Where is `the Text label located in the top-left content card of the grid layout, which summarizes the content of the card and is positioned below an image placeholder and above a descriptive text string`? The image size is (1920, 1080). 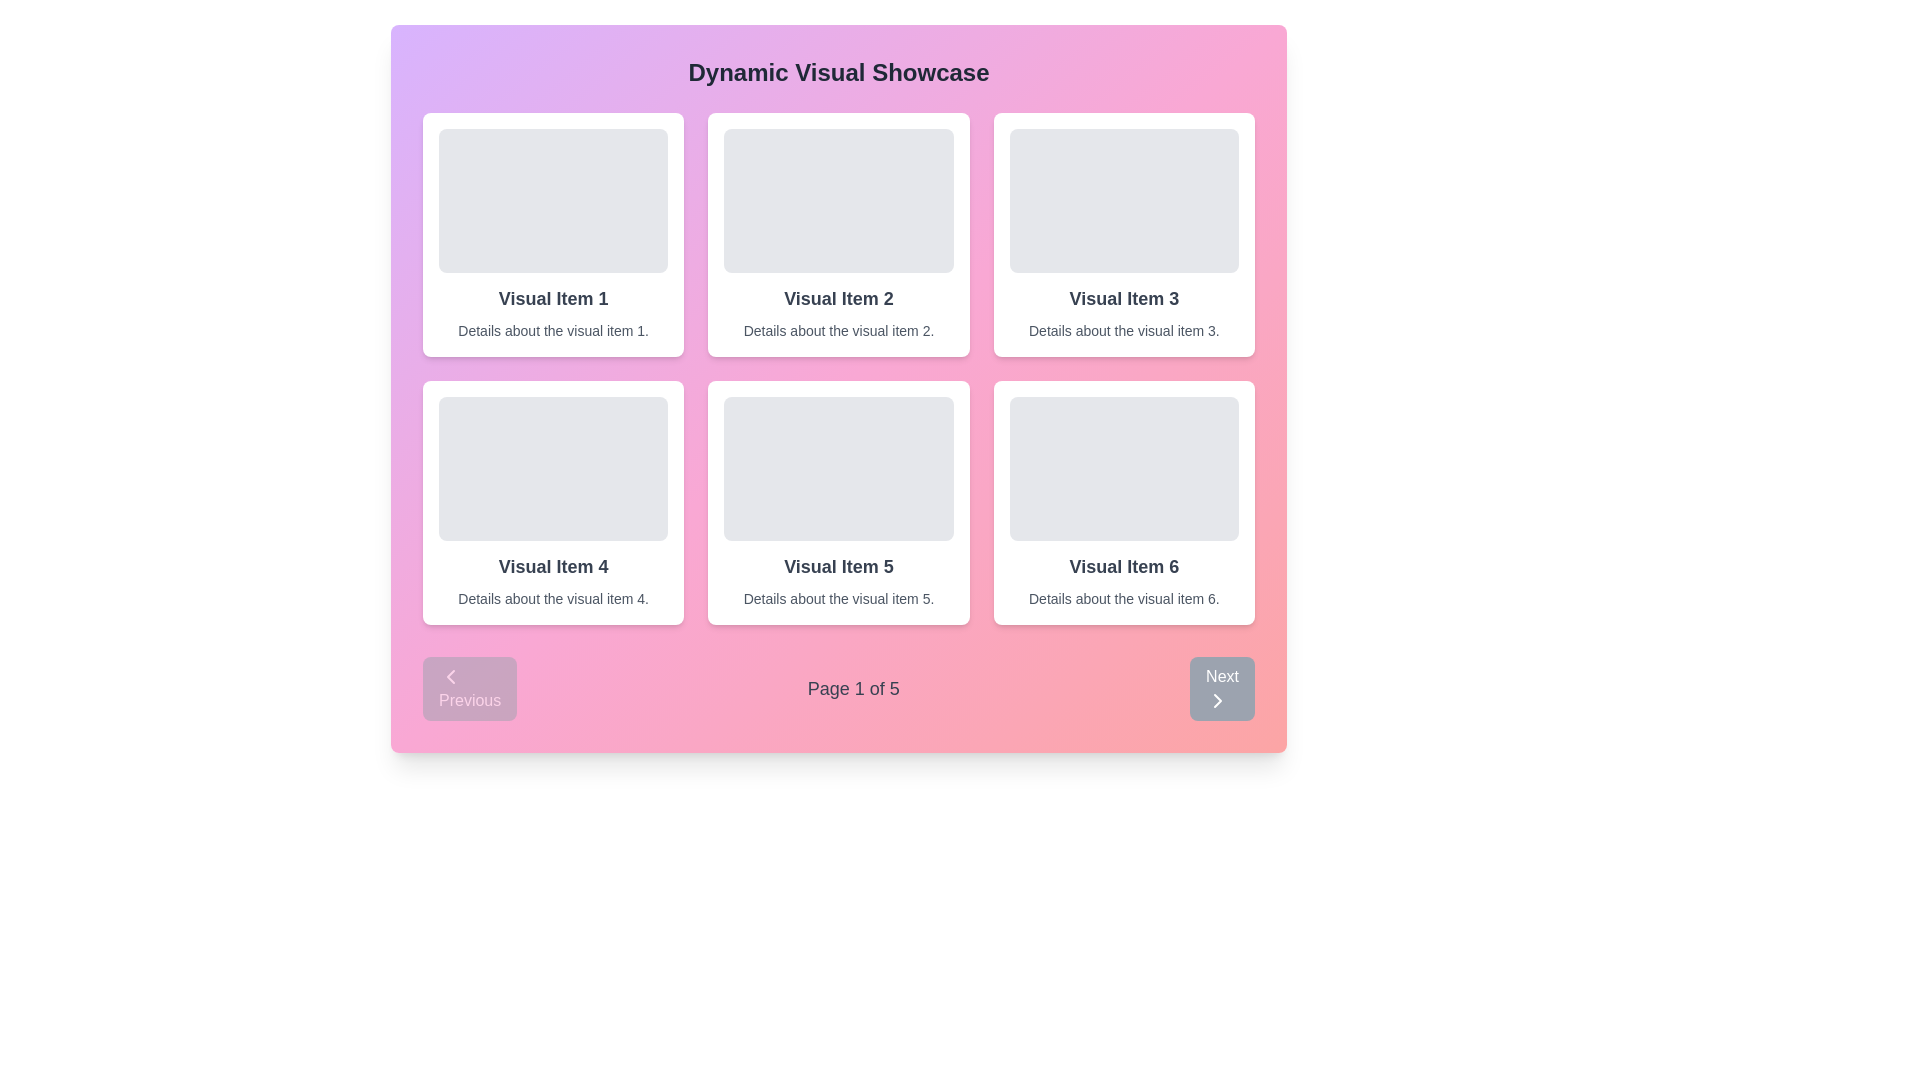
the Text label located in the top-left content card of the grid layout, which summarizes the content of the card and is positioned below an image placeholder and above a descriptive text string is located at coordinates (553, 299).